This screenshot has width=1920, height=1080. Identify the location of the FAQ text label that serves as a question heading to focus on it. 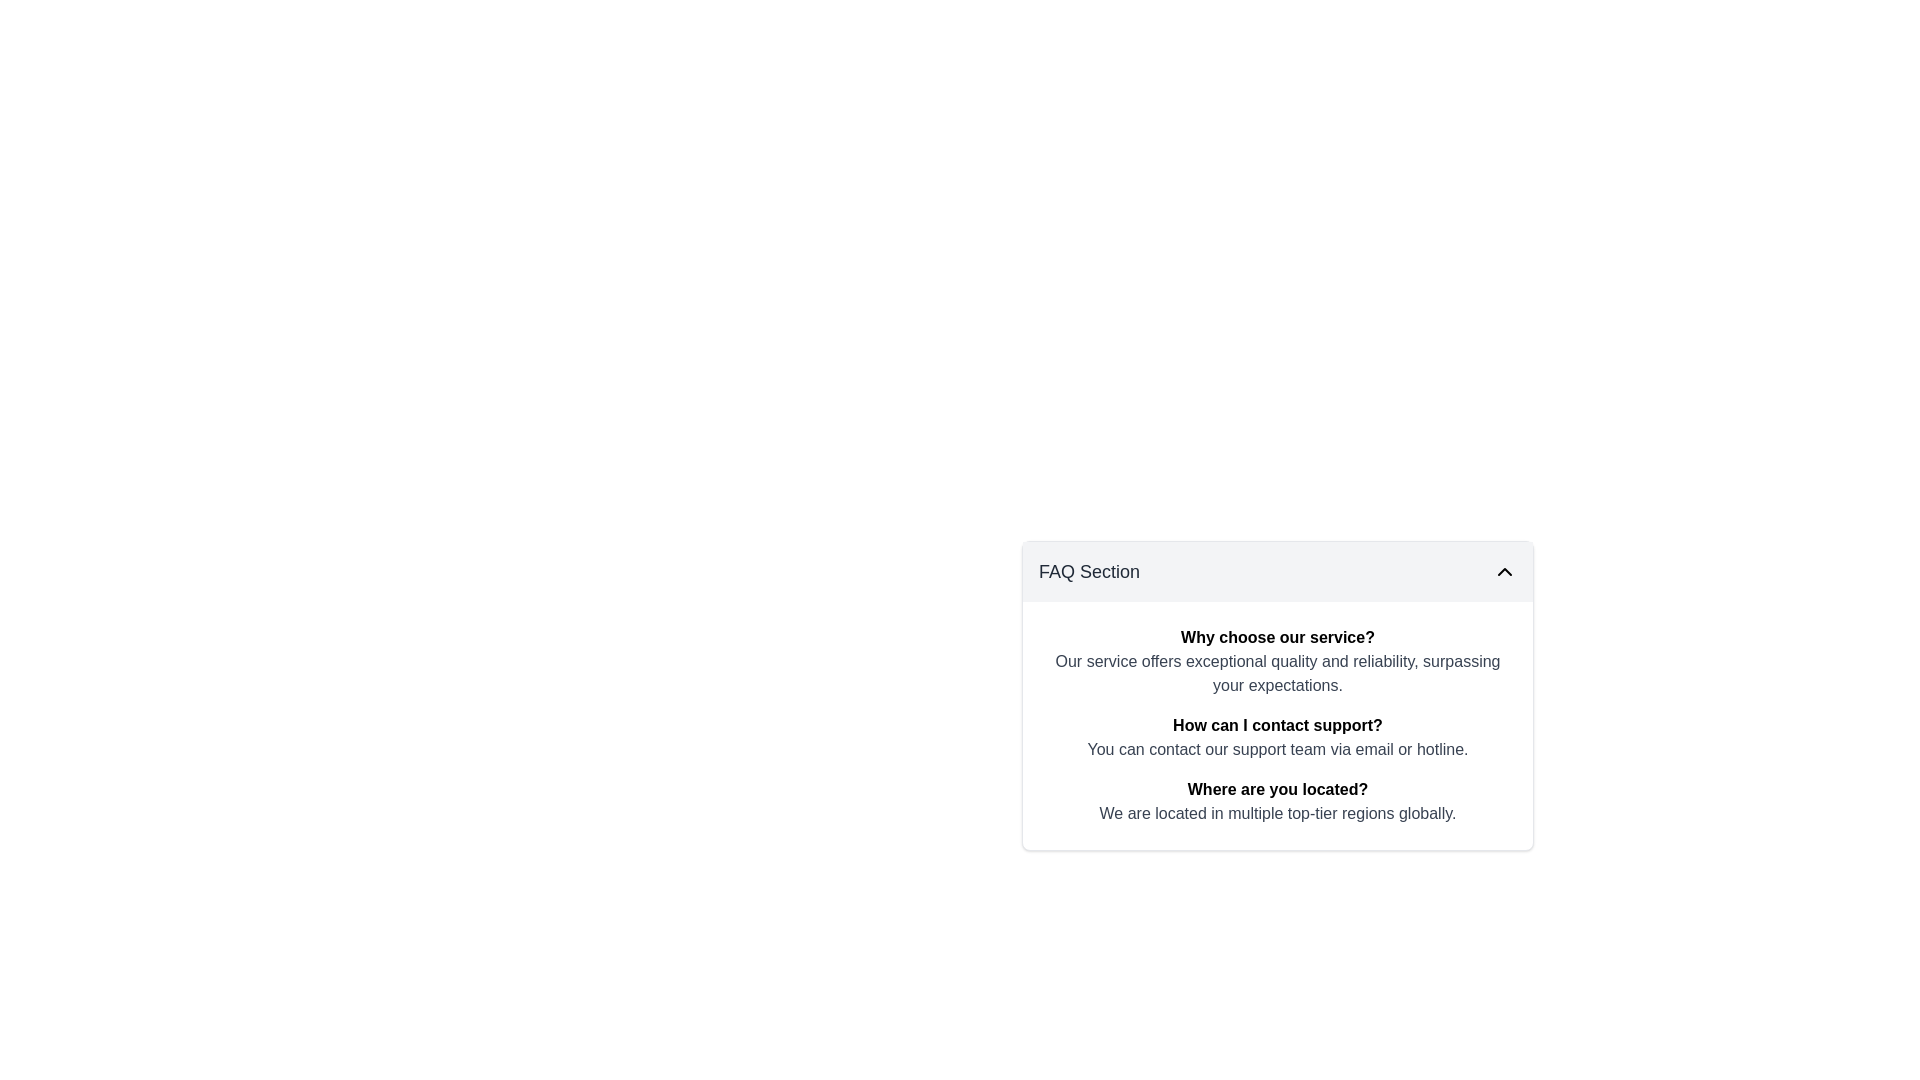
(1276, 725).